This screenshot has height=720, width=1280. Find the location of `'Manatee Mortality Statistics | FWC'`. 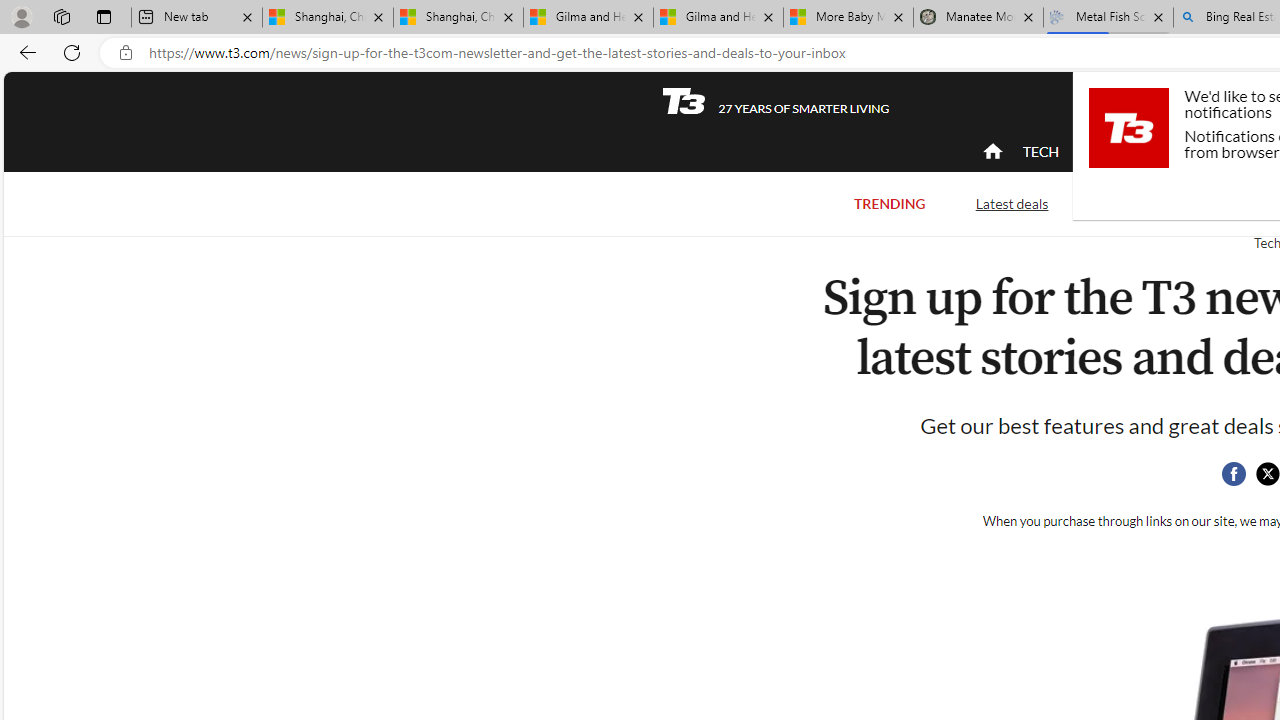

'Manatee Mortality Statistics | FWC' is located at coordinates (978, 17).